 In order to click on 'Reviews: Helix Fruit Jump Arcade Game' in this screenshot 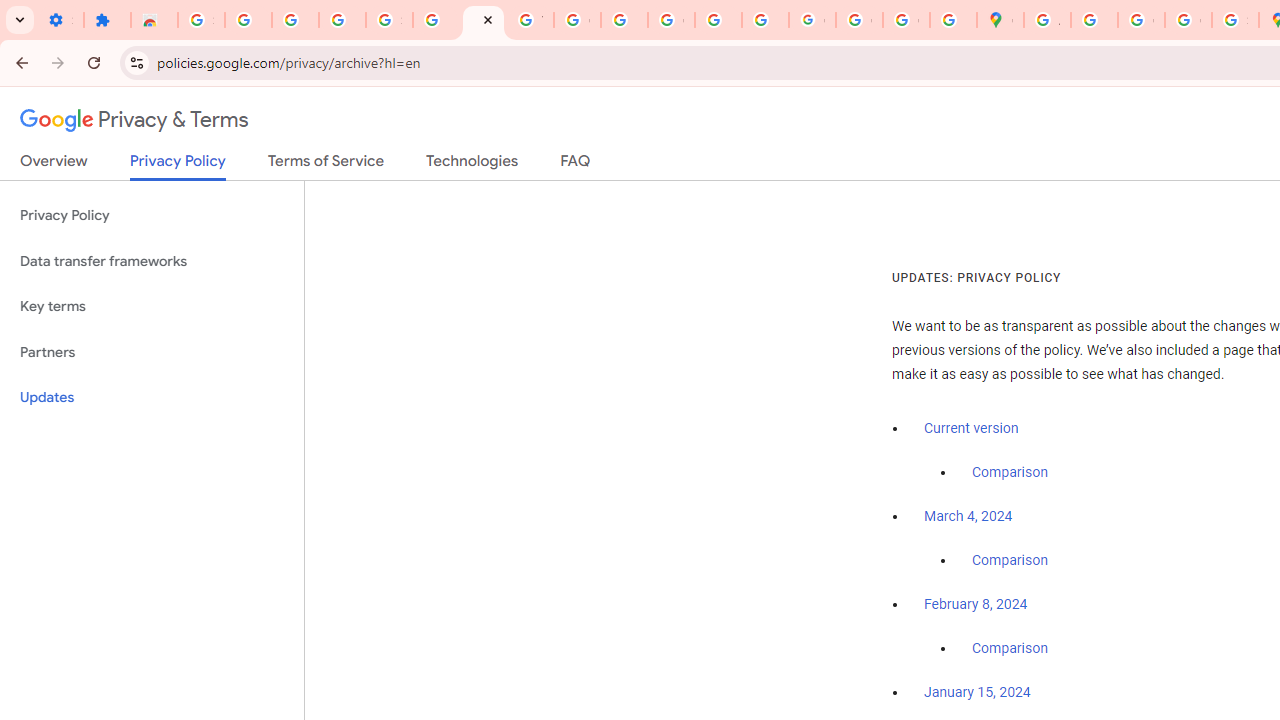, I will do `click(153, 20)`.